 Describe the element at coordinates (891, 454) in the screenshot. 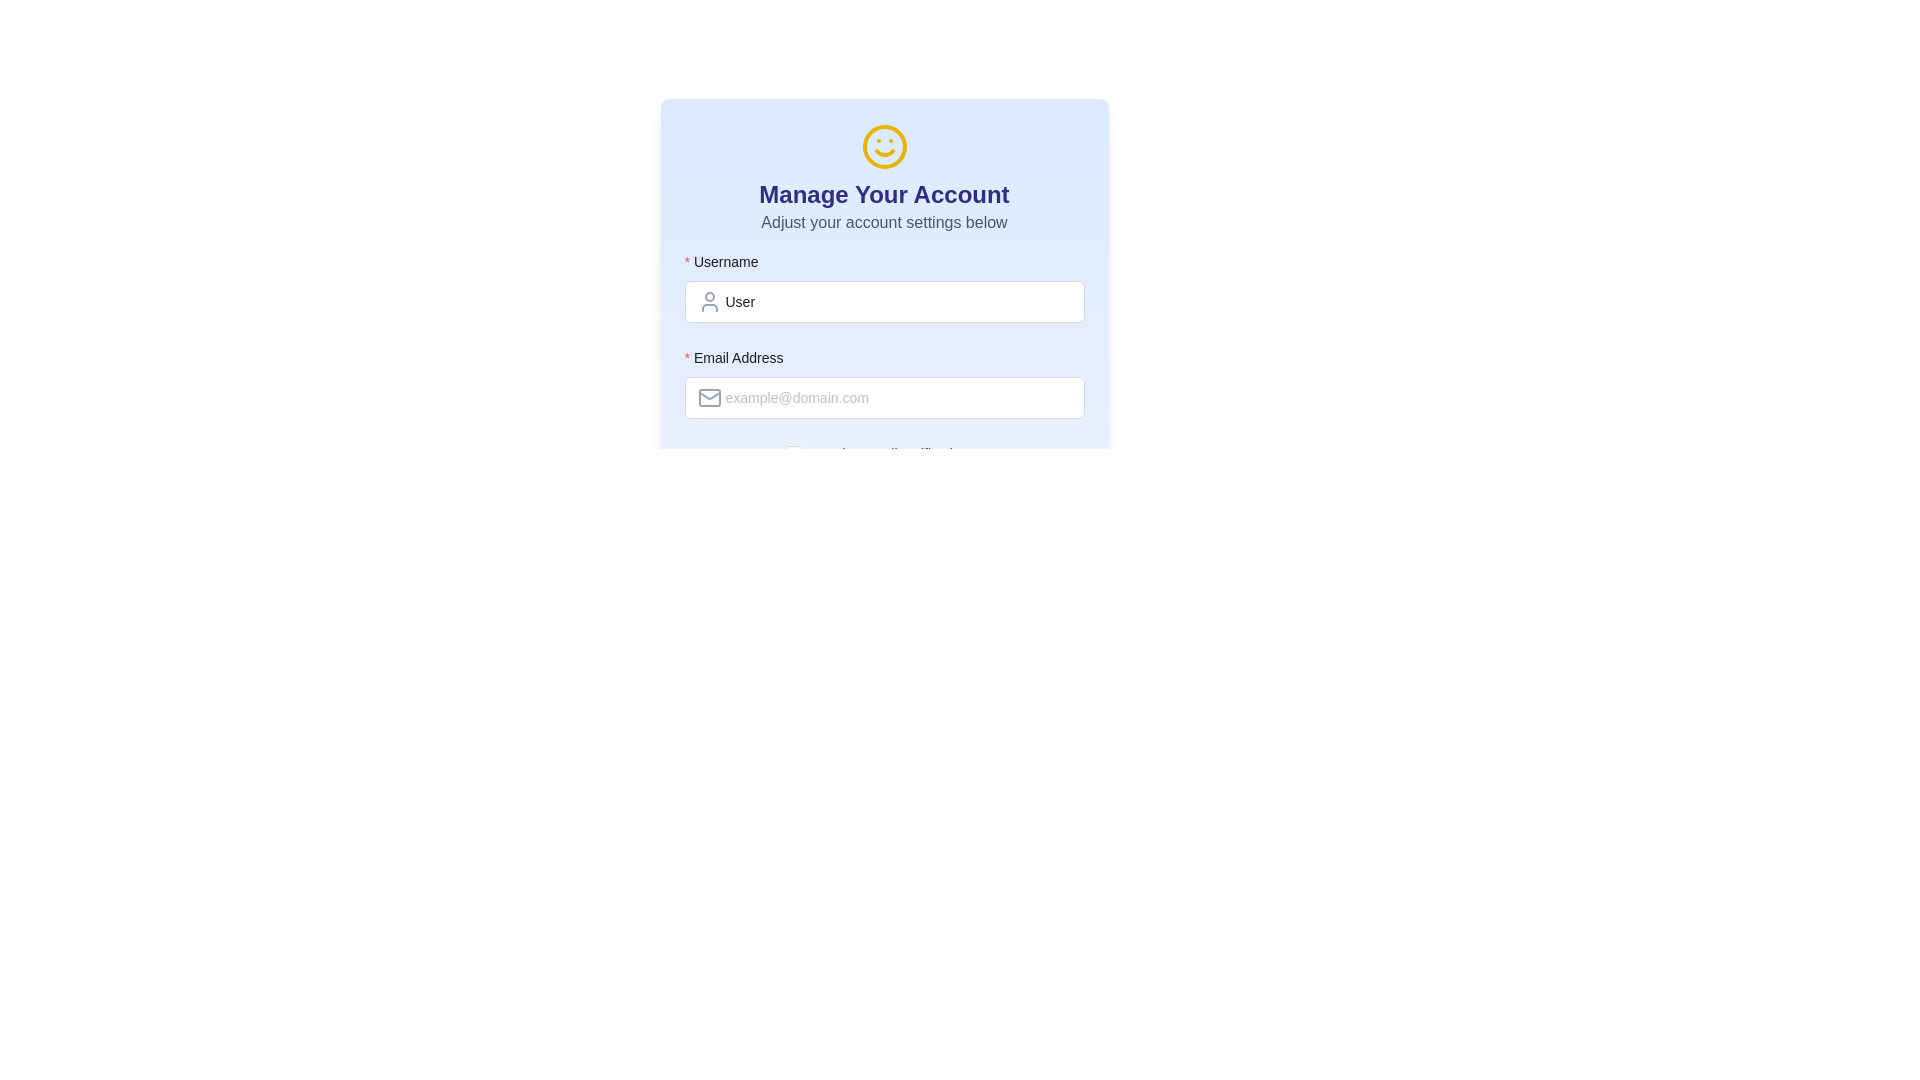

I see `the label element that reads 'Receive email notifications'` at that location.